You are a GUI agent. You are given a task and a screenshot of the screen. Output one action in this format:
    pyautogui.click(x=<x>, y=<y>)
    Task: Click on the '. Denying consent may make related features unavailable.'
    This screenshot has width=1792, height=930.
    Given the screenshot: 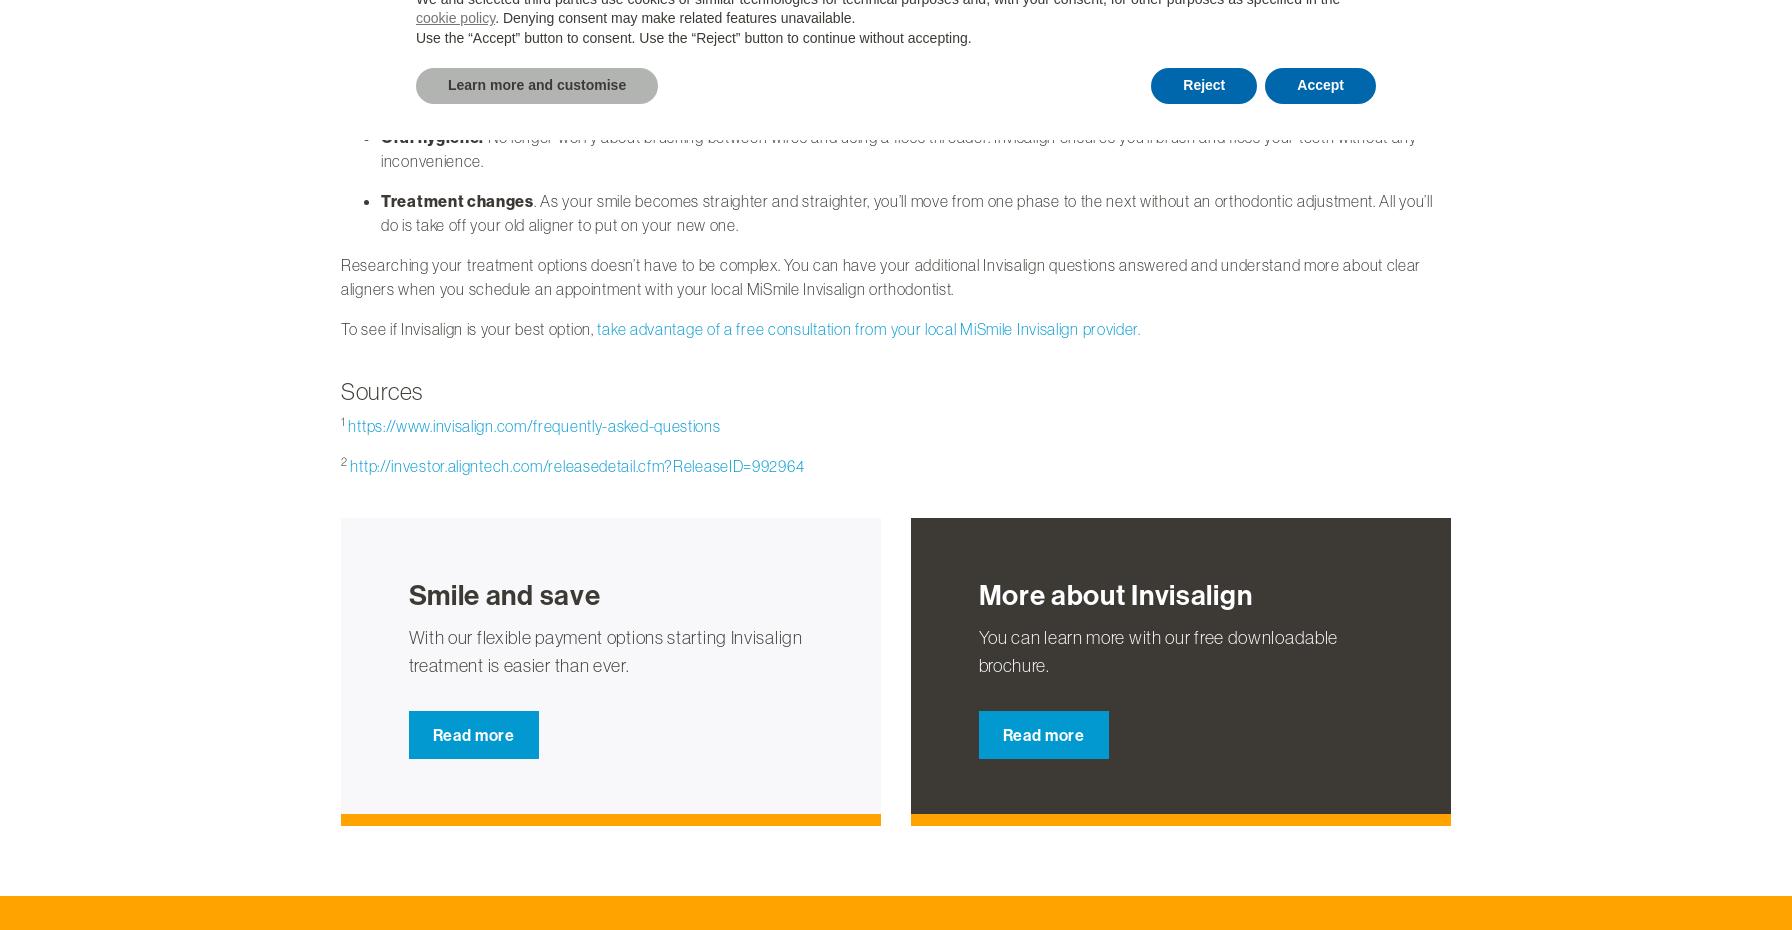 What is the action you would take?
    pyautogui.click(x=494, y=17)
    